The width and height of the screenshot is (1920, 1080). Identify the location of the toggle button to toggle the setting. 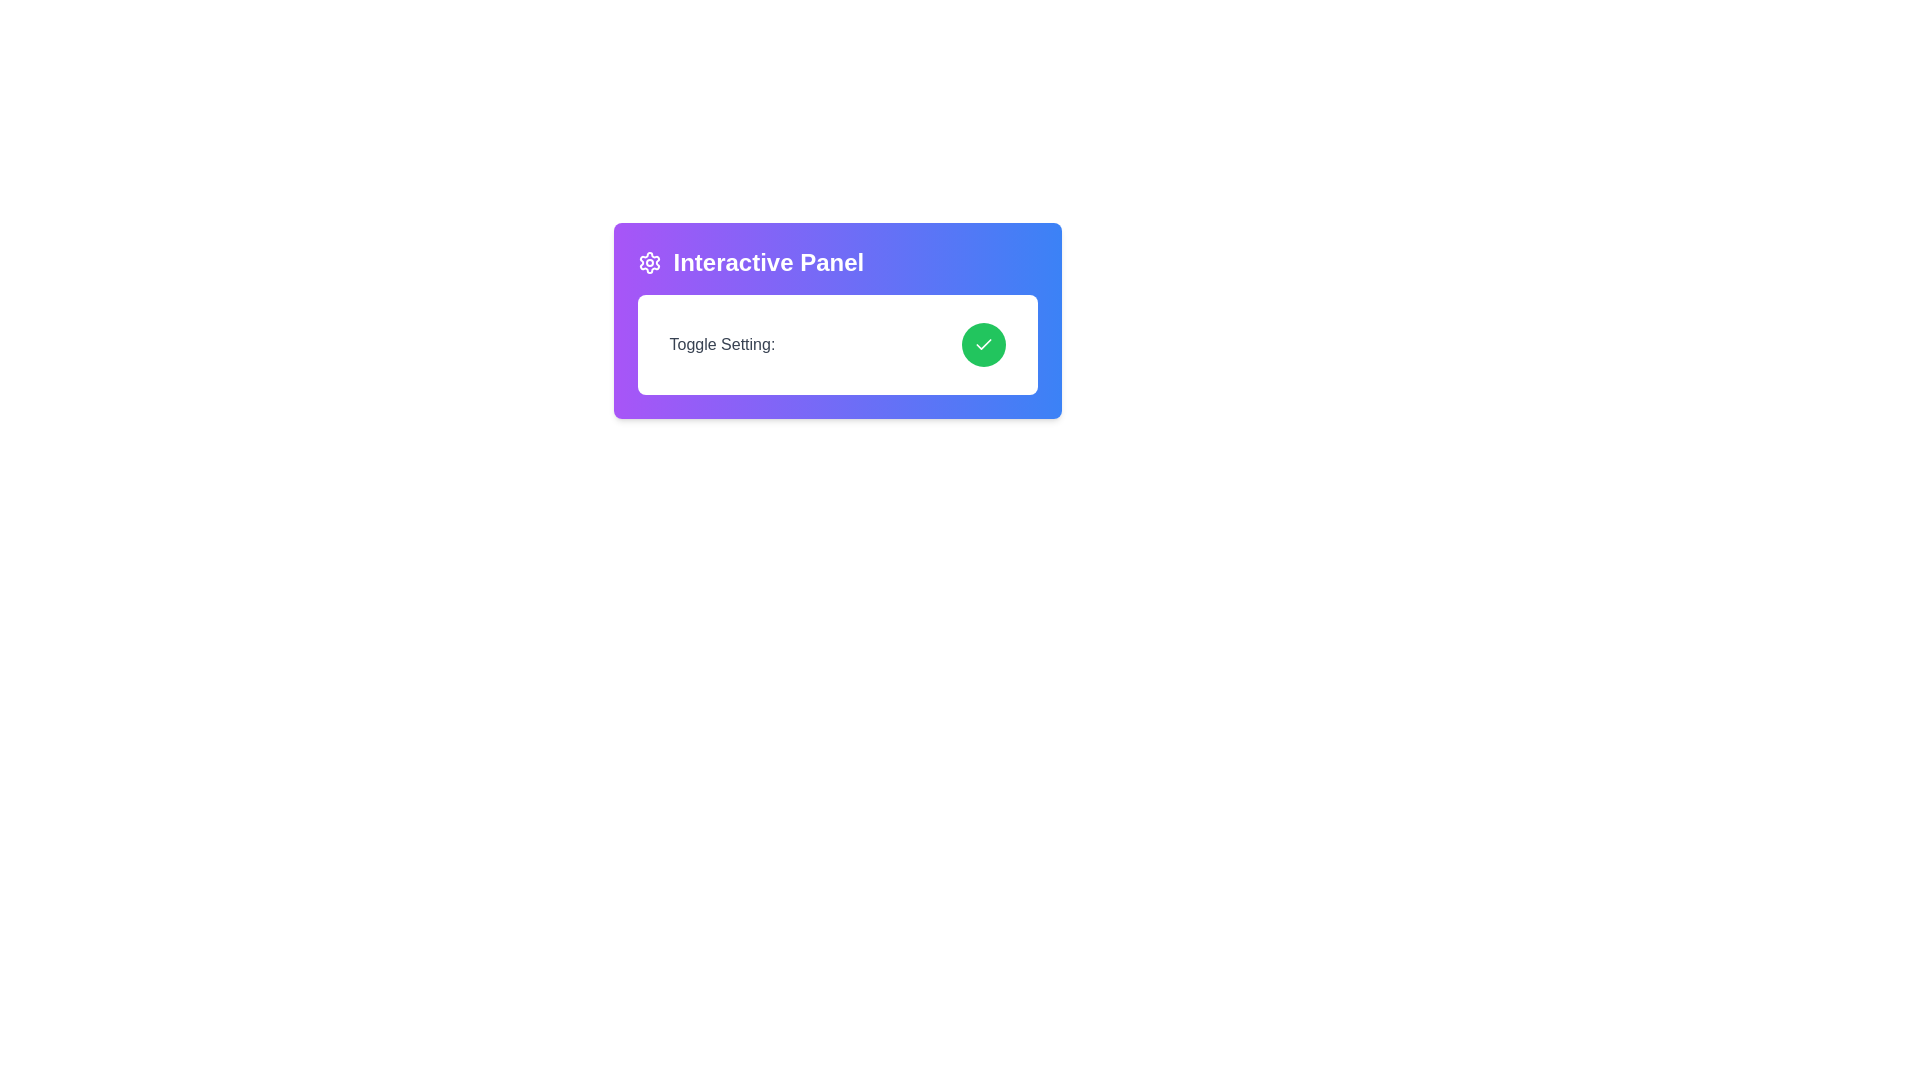
(983, 343).